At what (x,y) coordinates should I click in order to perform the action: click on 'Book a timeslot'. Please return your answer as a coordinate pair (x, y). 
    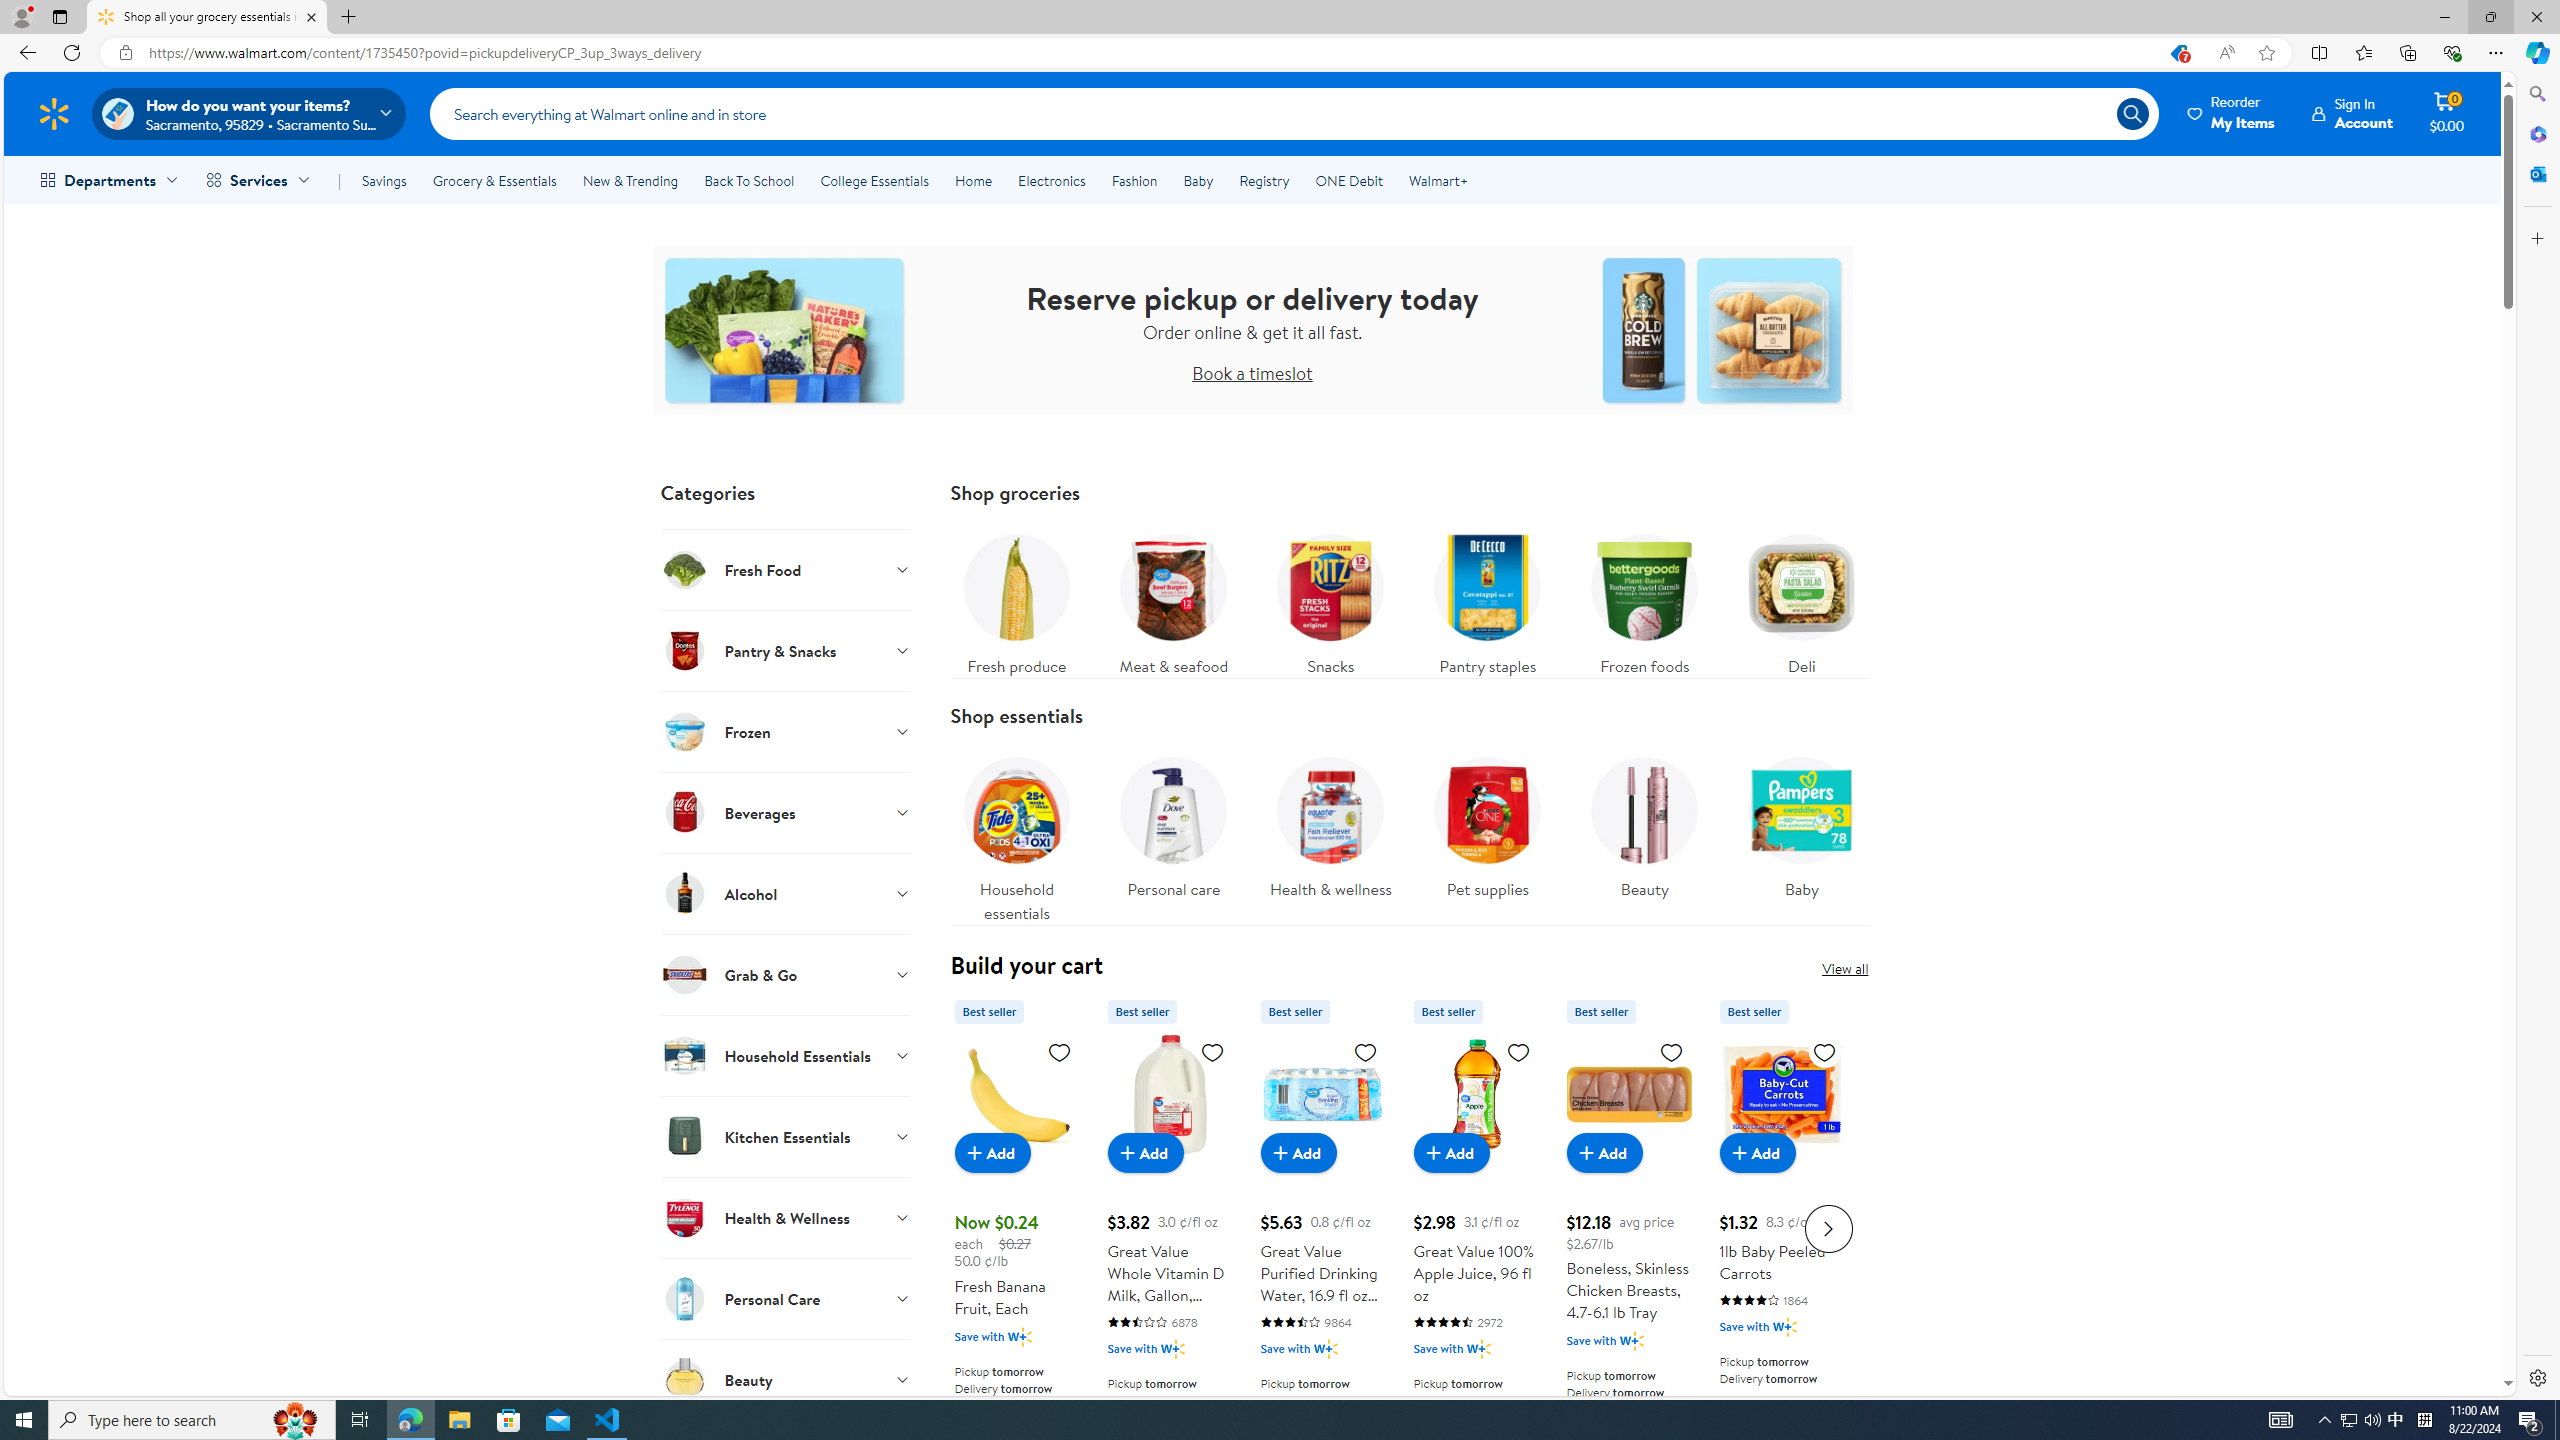
    Looking at the image, I should click on (1252, 371).